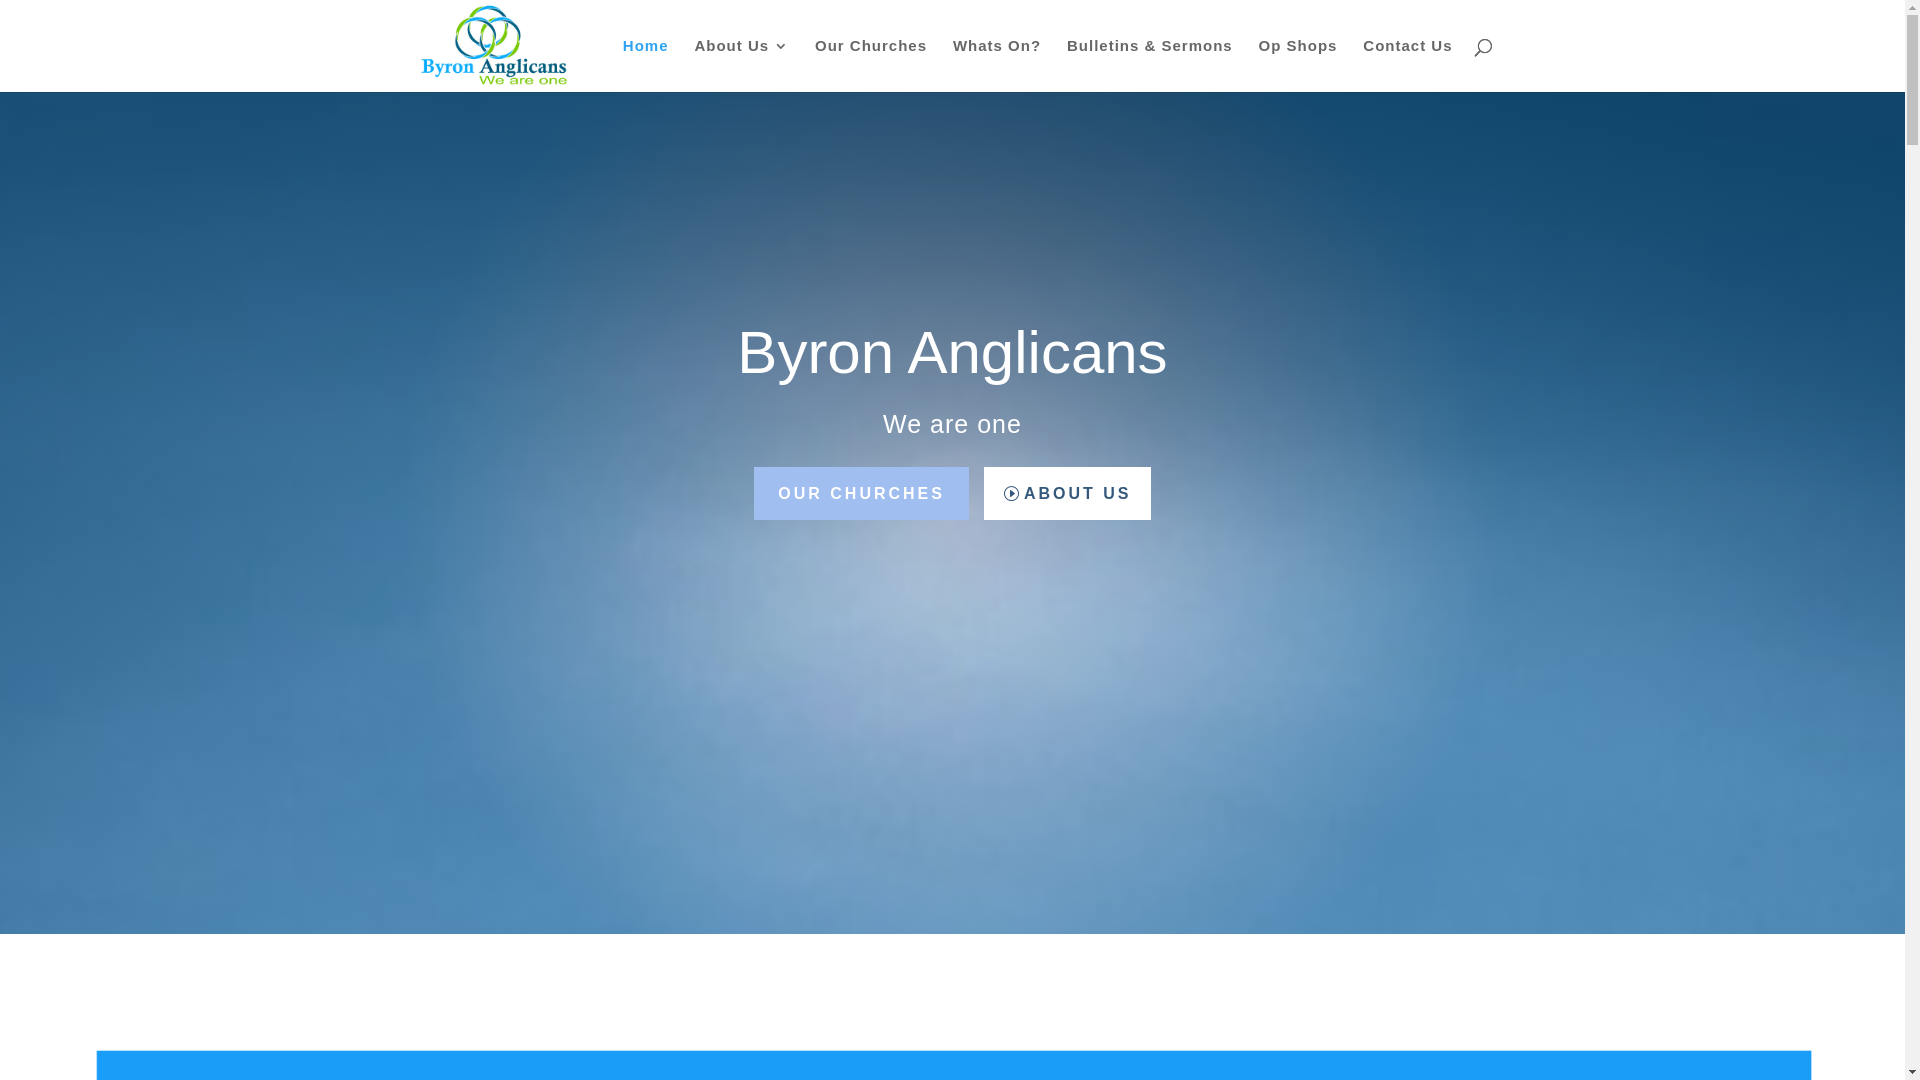  What do you see at coordinates (1257, 64) in the screenshot?
I see `'Op Shops'` at bounding box center [1257, 64].